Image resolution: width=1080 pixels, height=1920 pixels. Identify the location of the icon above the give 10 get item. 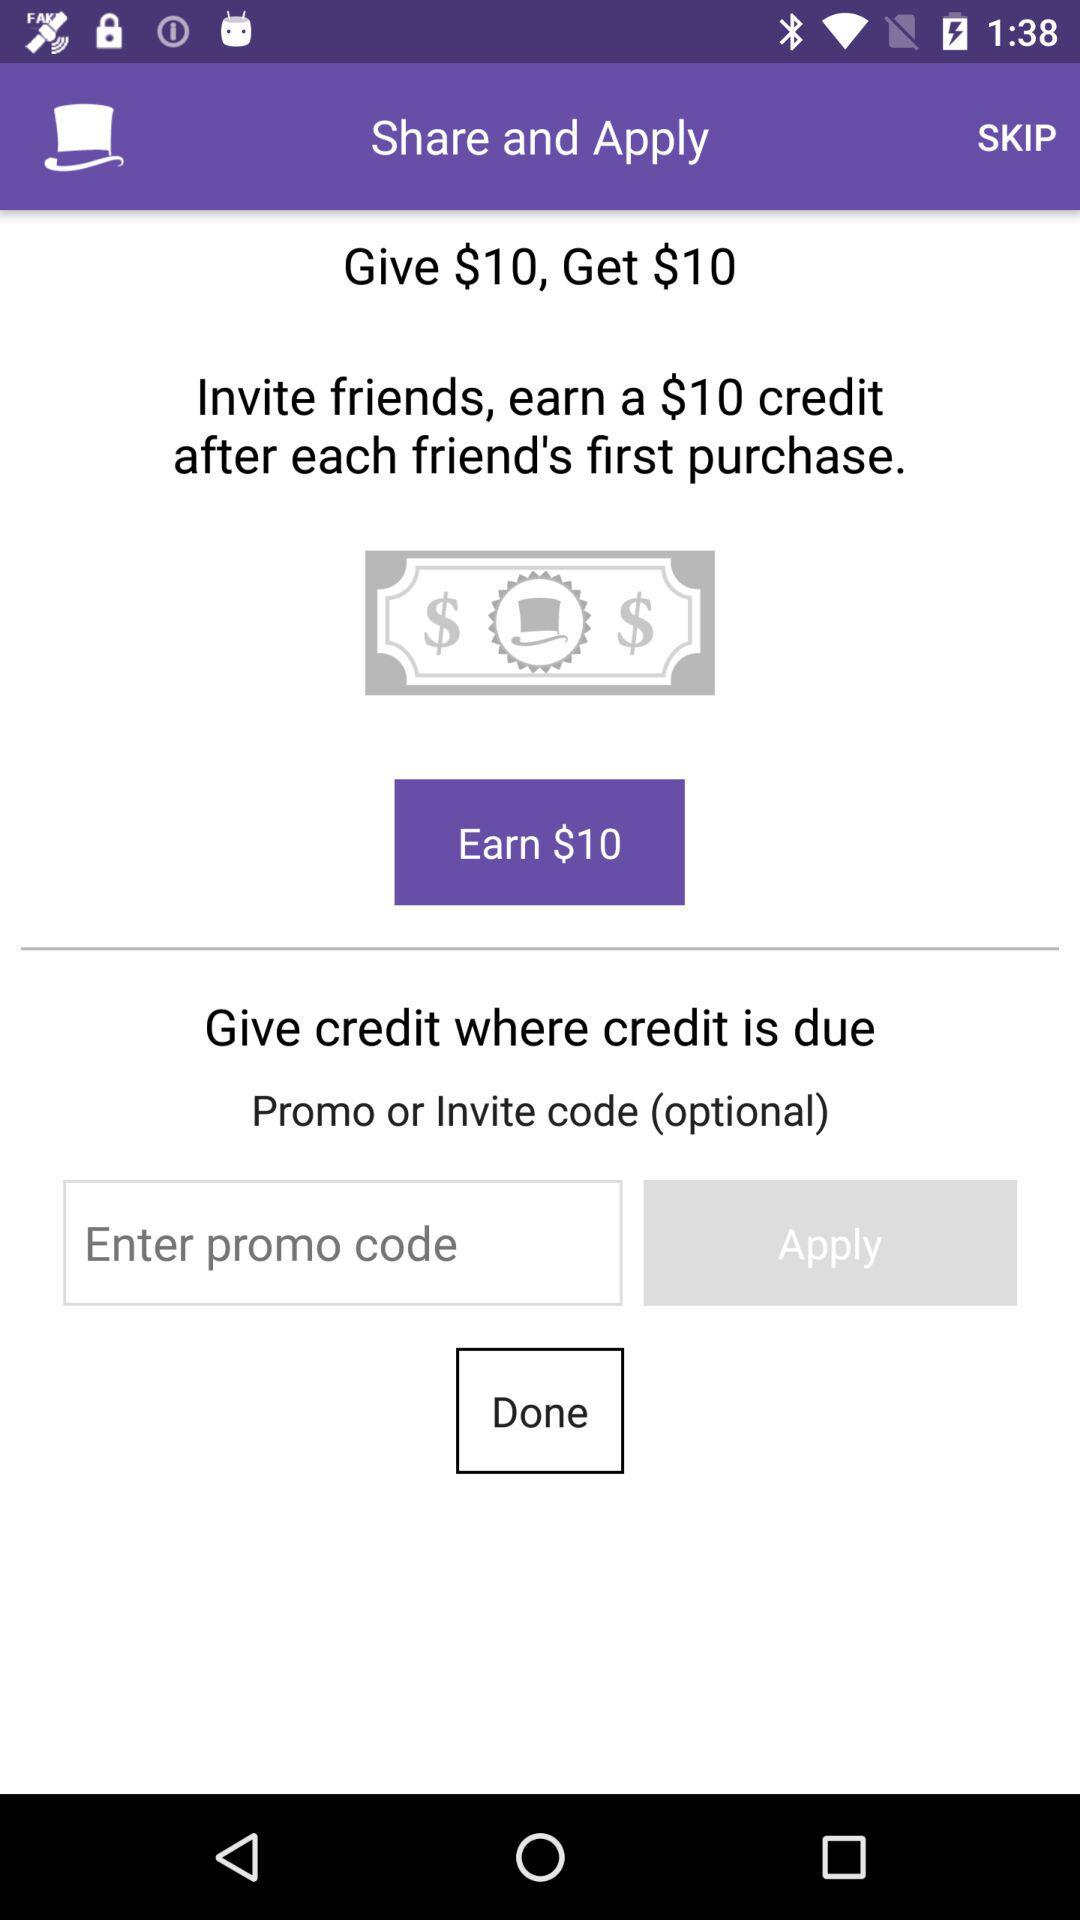
(1017, 135).